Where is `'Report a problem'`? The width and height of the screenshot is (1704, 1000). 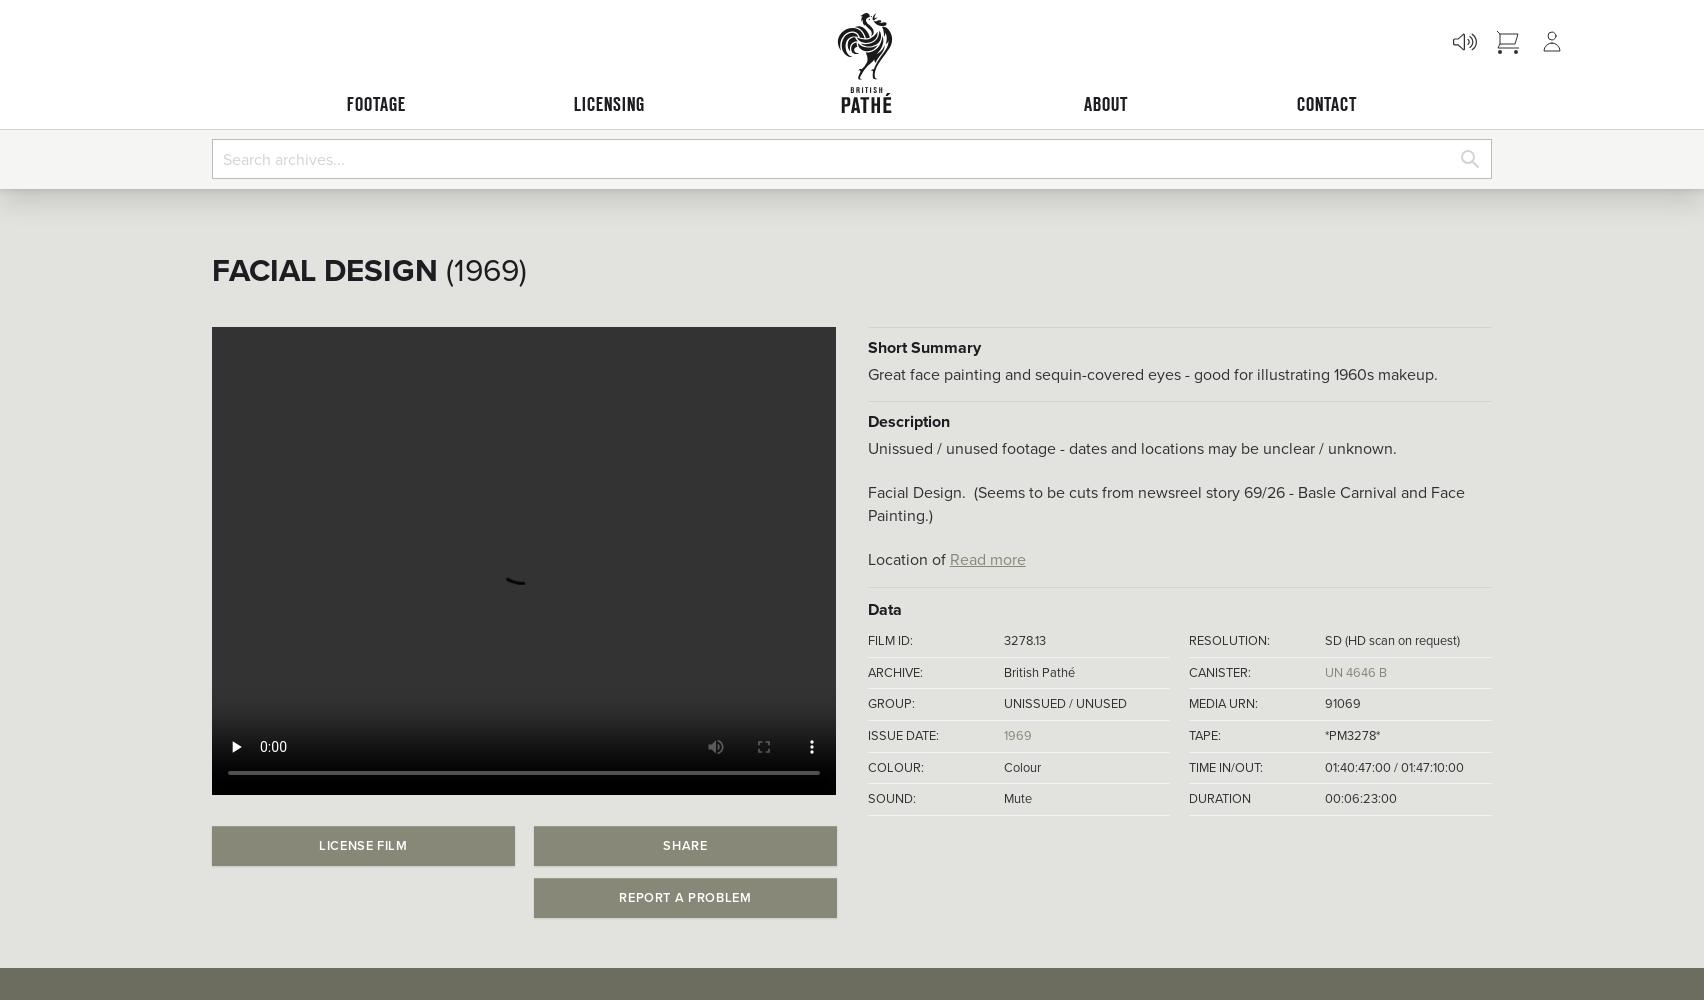 'Report a problem' is located at coordinates (683, 897).